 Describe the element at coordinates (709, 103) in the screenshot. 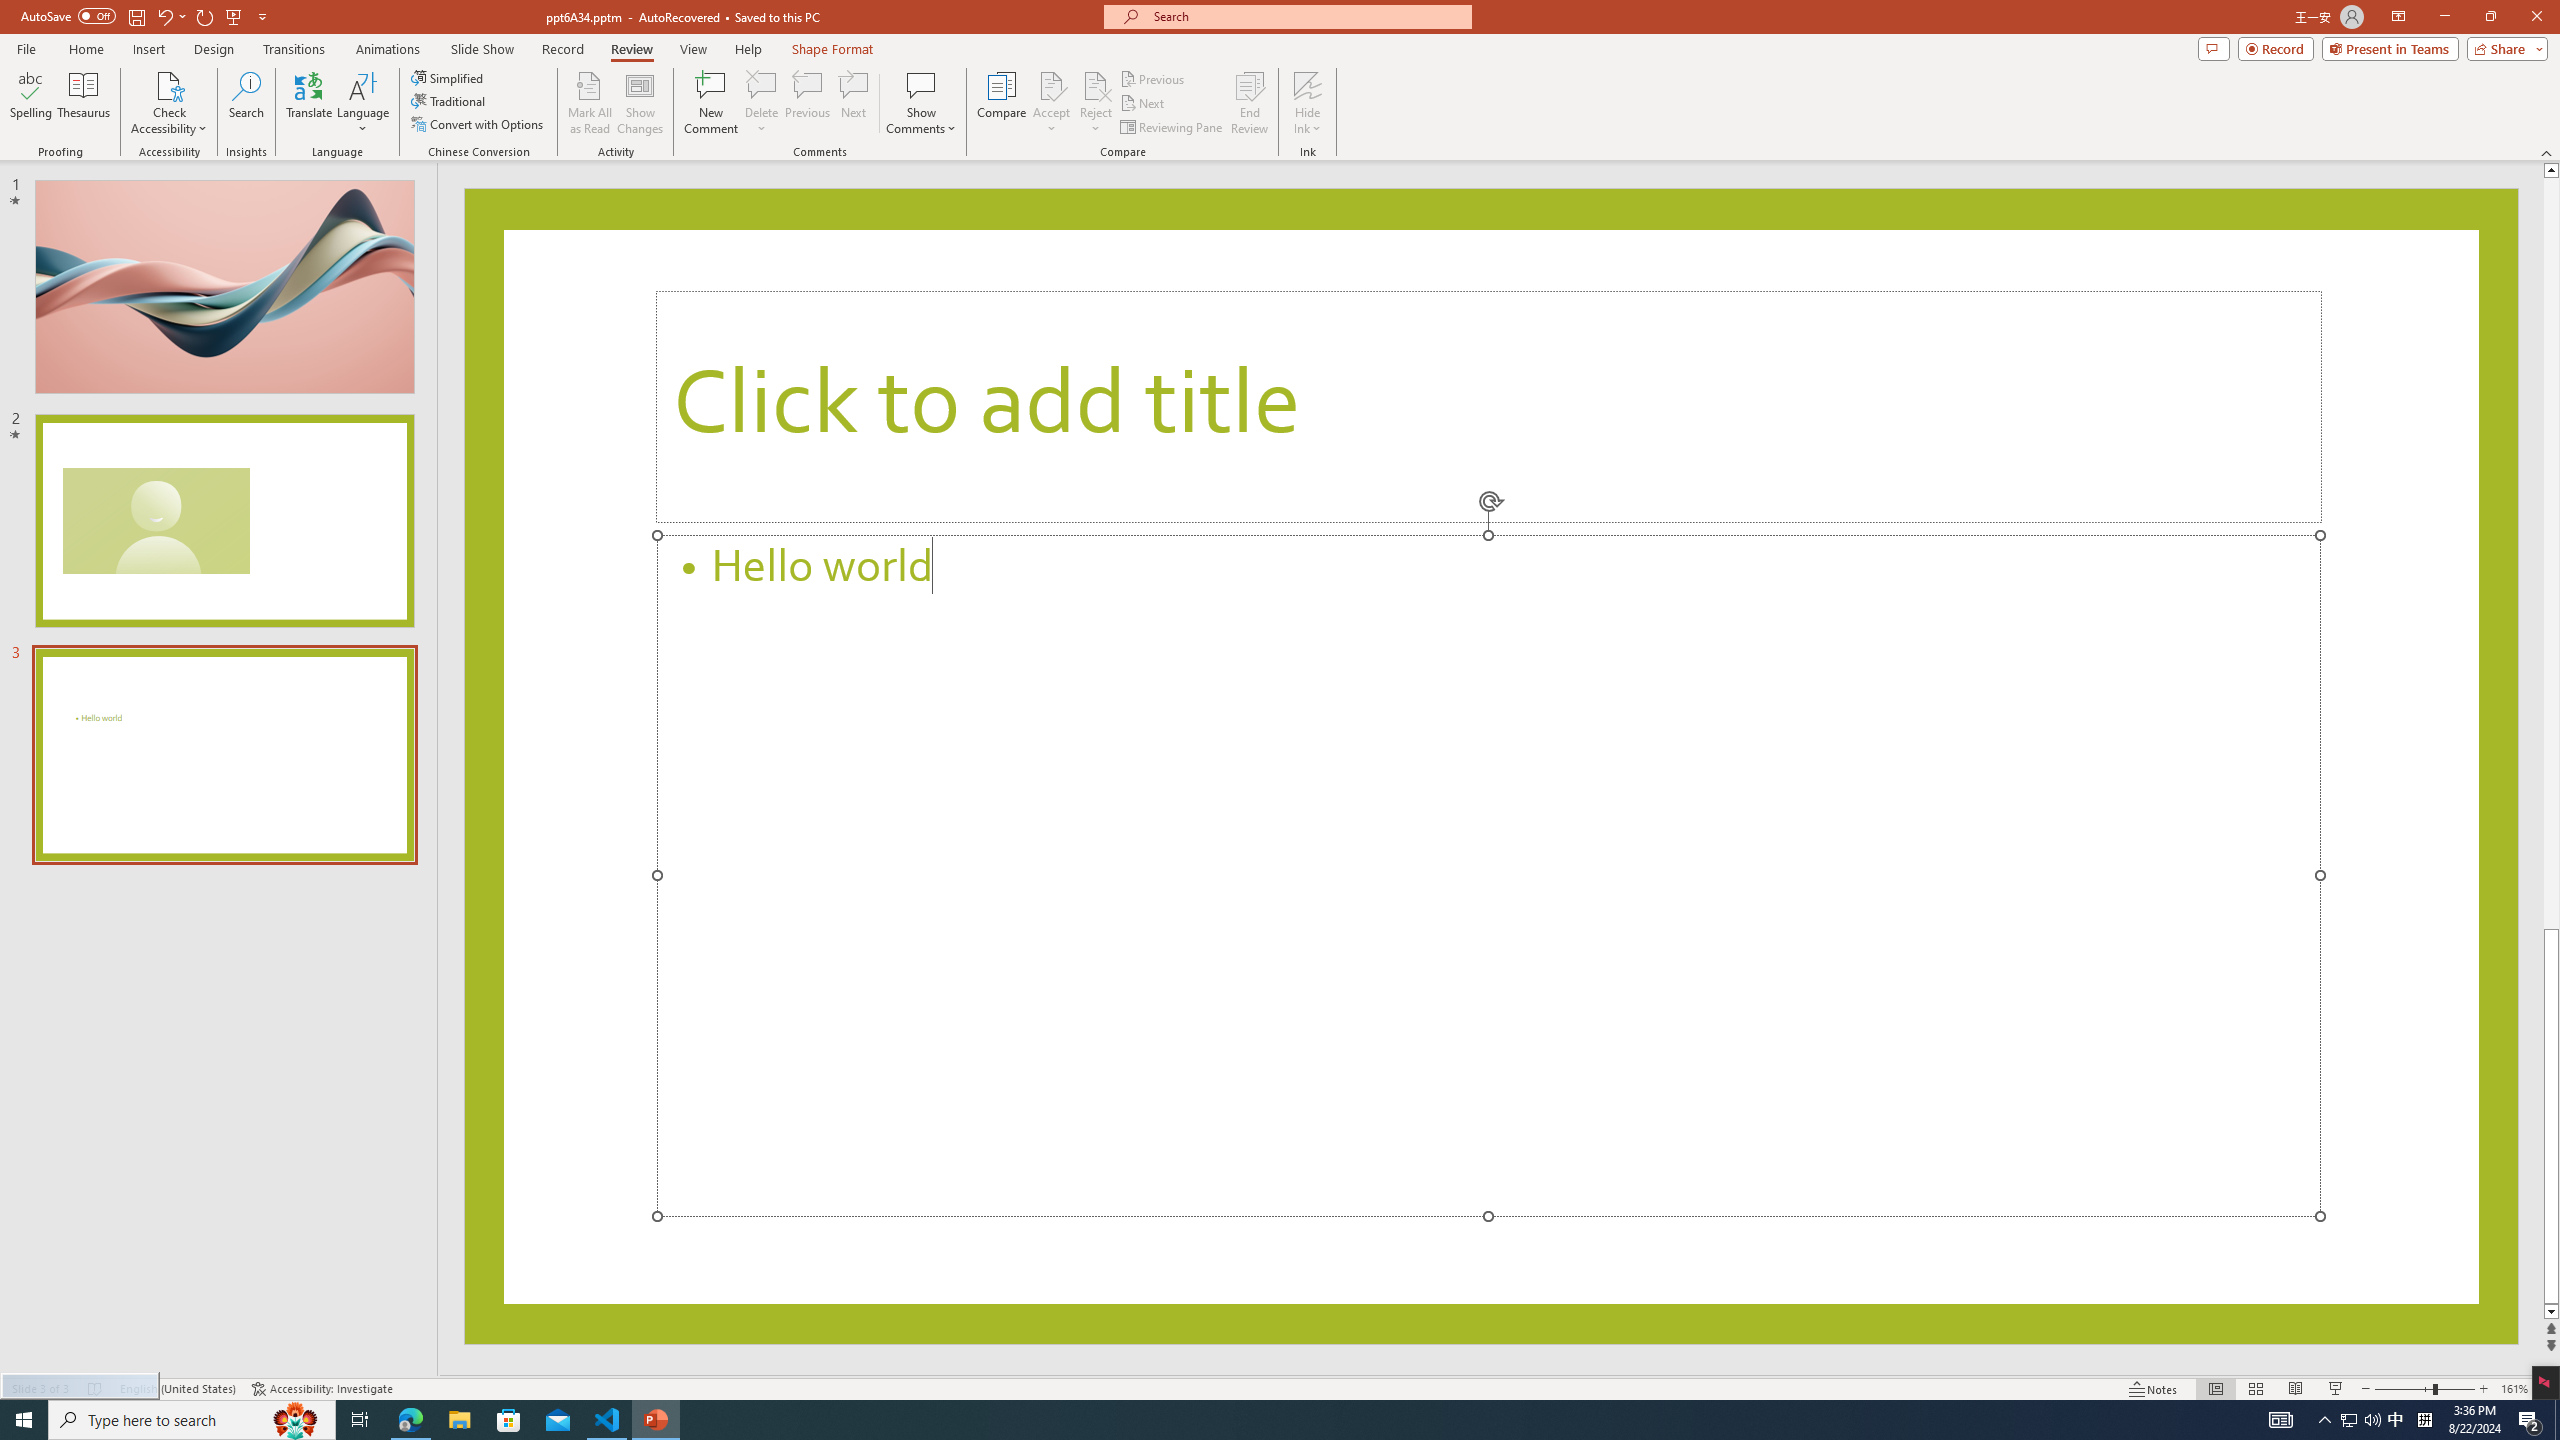

I see `'New Comment'` at that location.